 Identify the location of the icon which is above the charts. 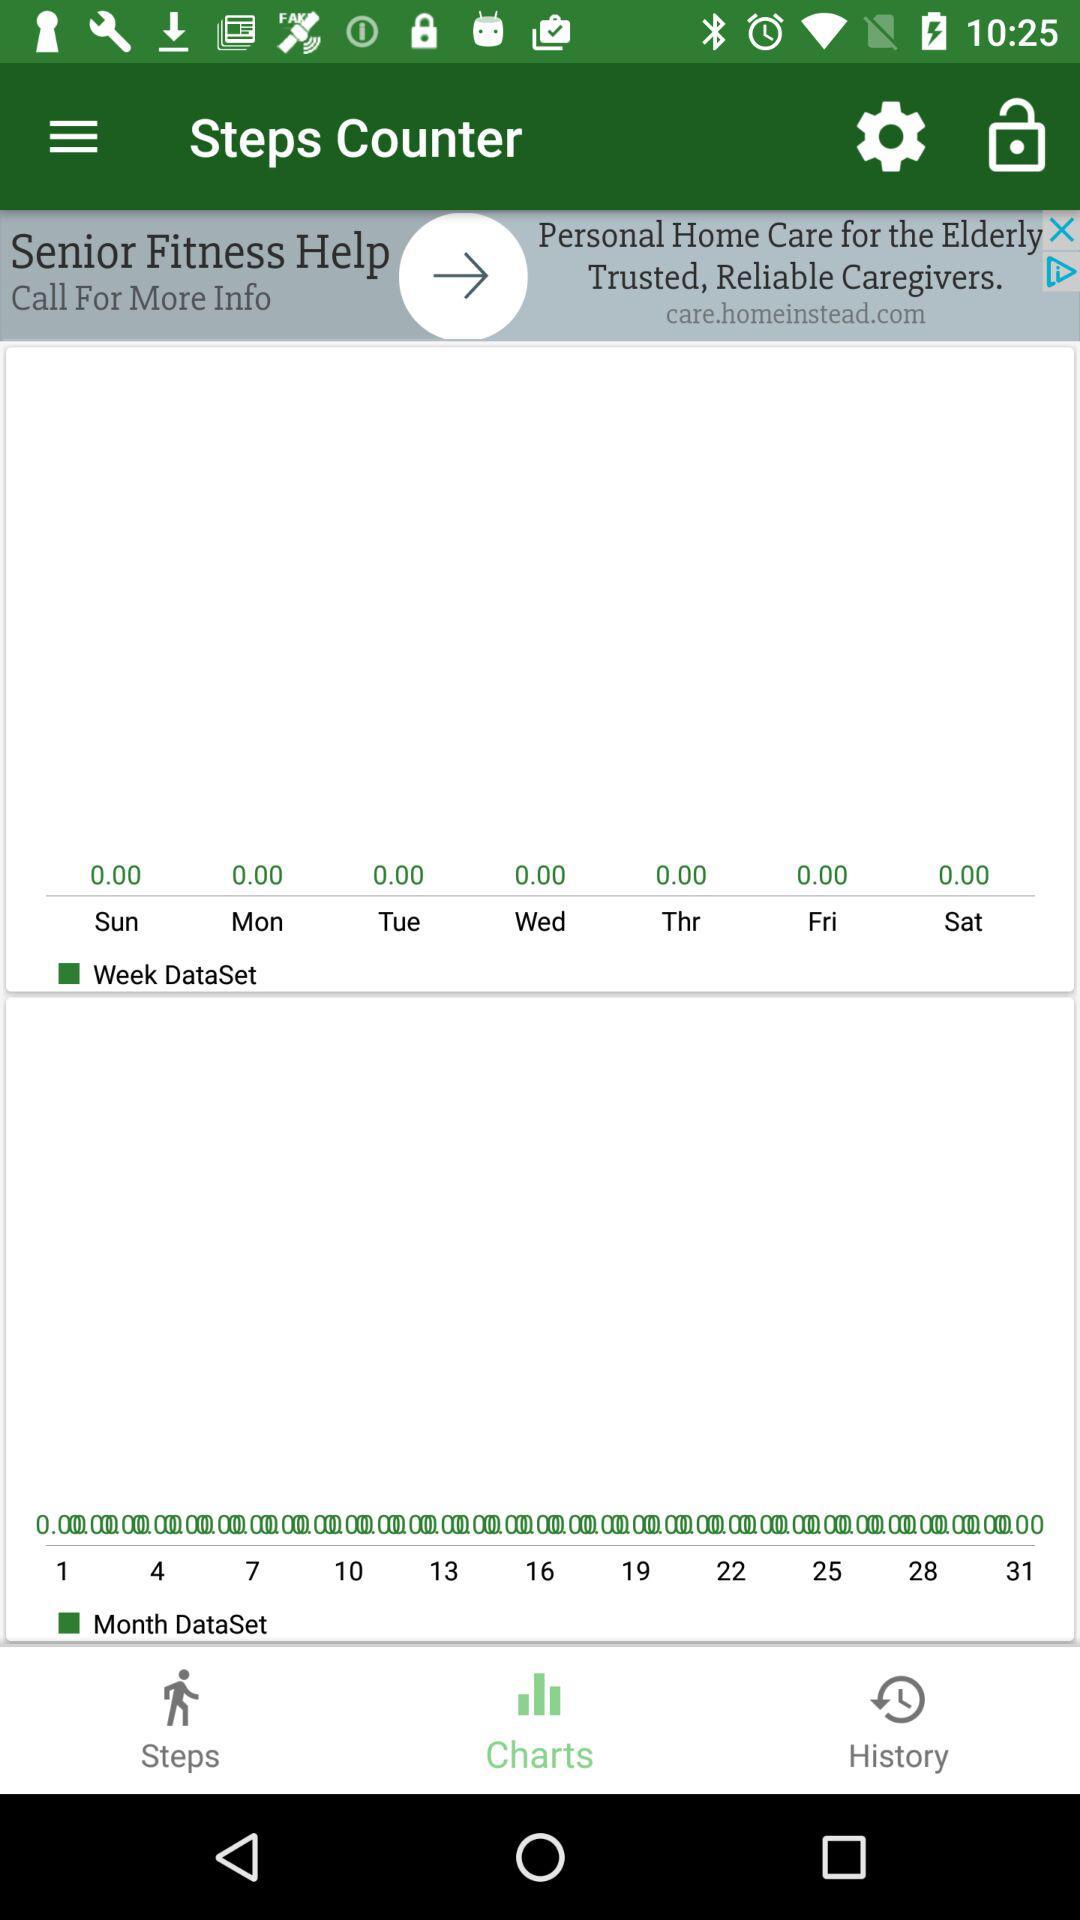
(538, 1685).